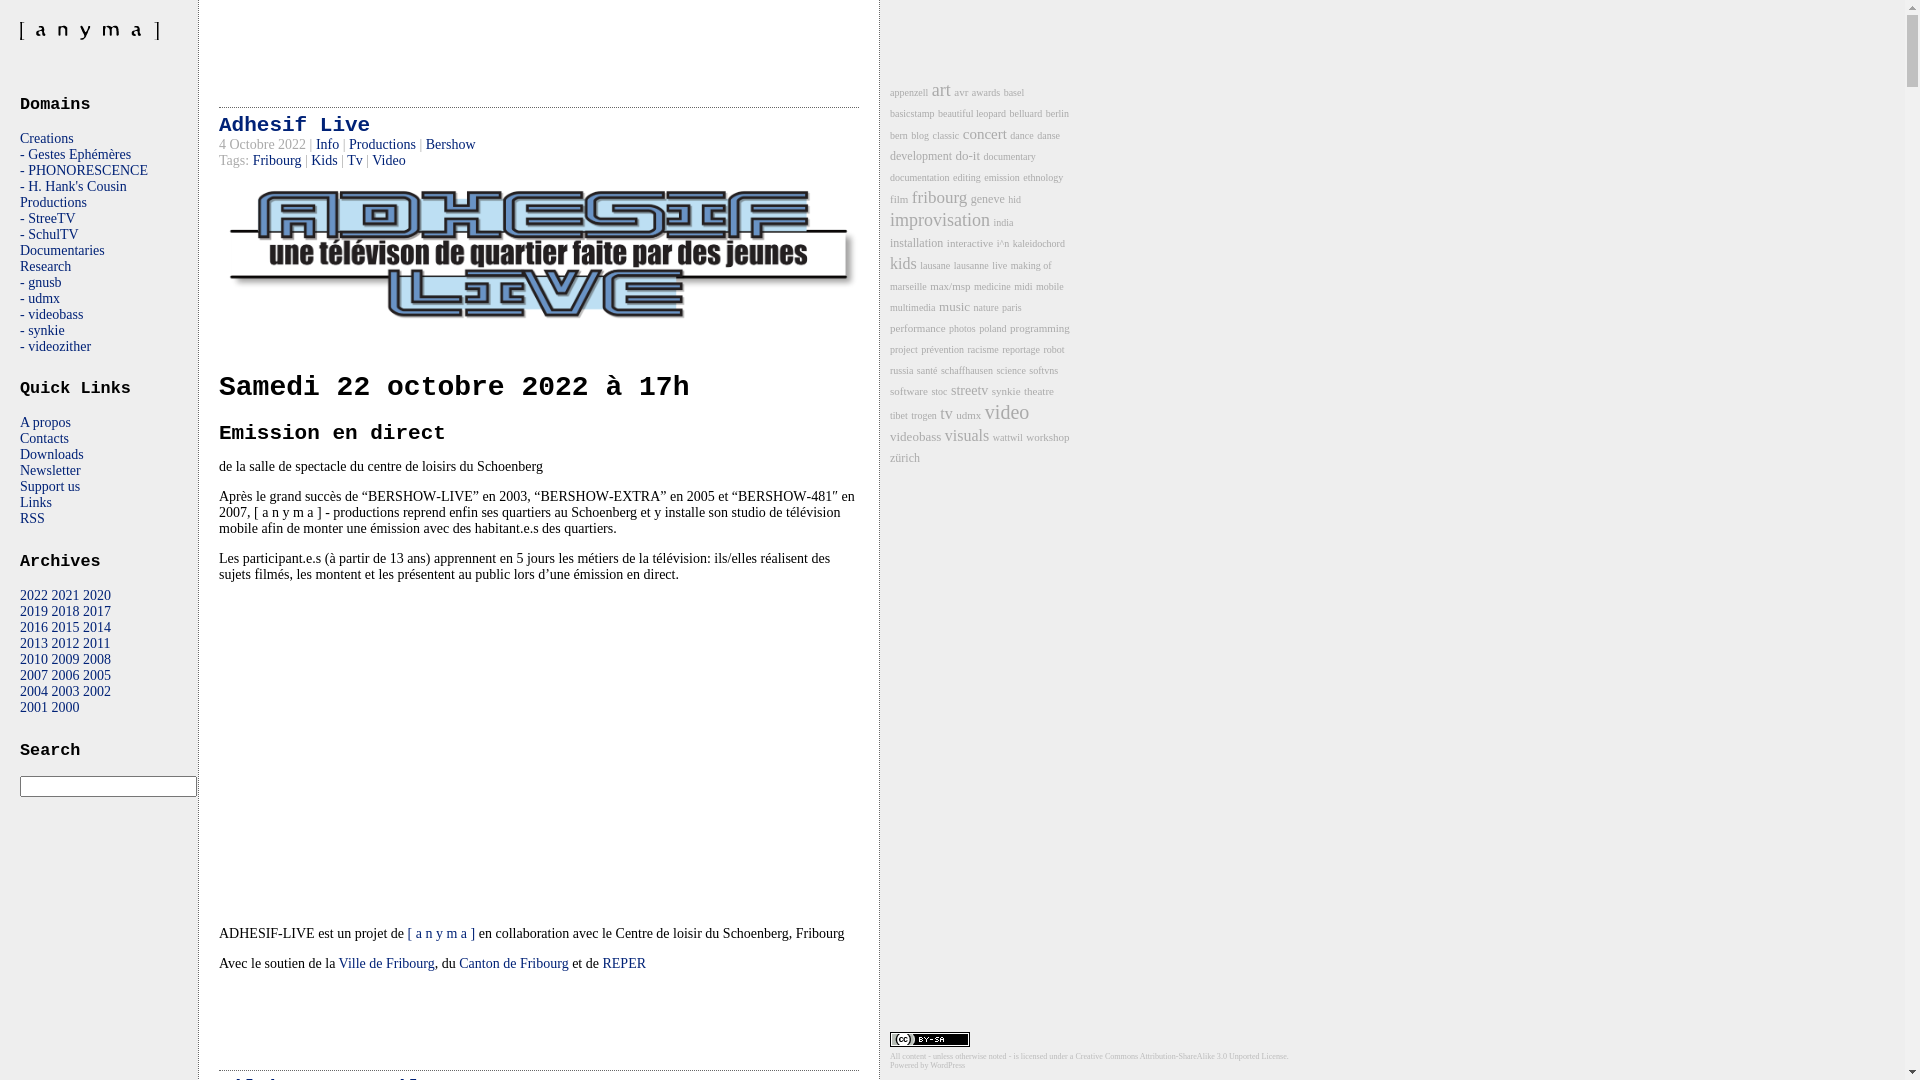 This screenshot has width=1920, height=1080. Describe the element at coordinates (1025, 113) in the screenshot. I see `'belluard'` at that location.